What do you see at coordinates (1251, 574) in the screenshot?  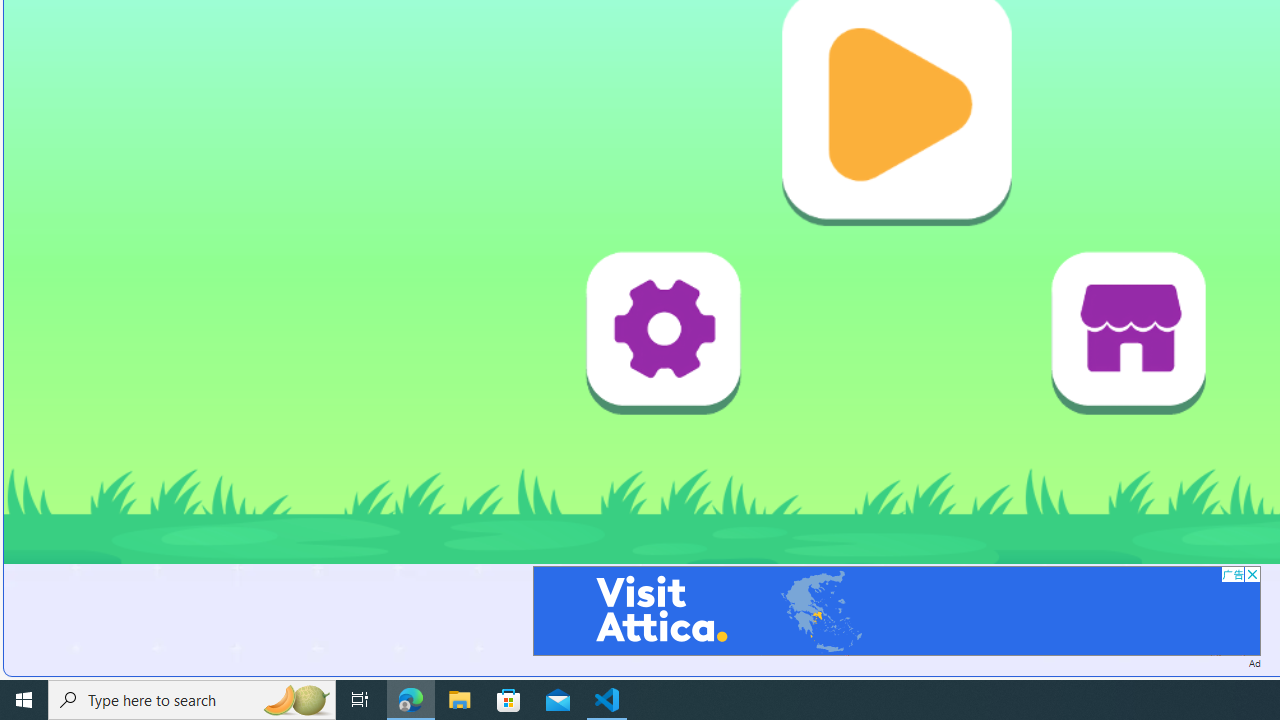 I see `'AutomationID: cbb'` at bounding box center [1251, 574].